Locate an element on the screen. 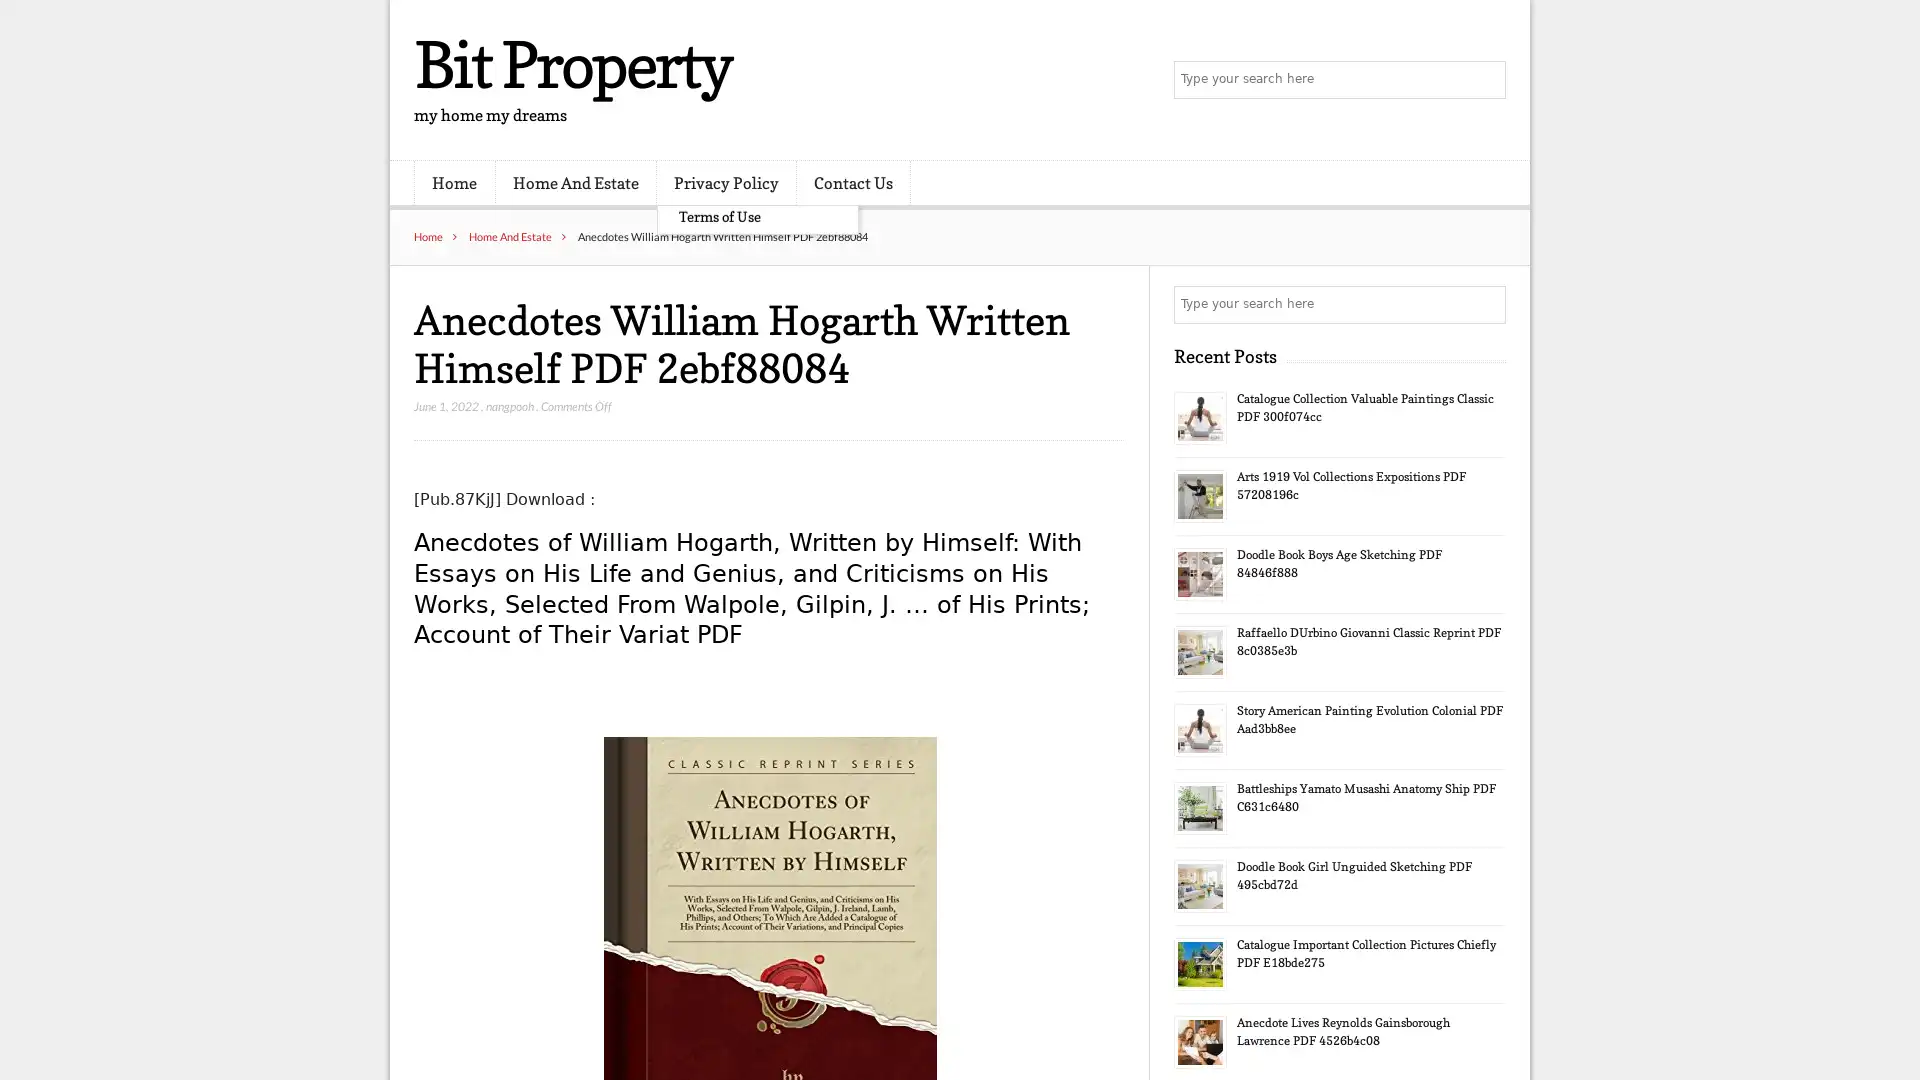 The height and width of the screenshot is (1080, 1920). Search is located at coordinates (1485, 304).